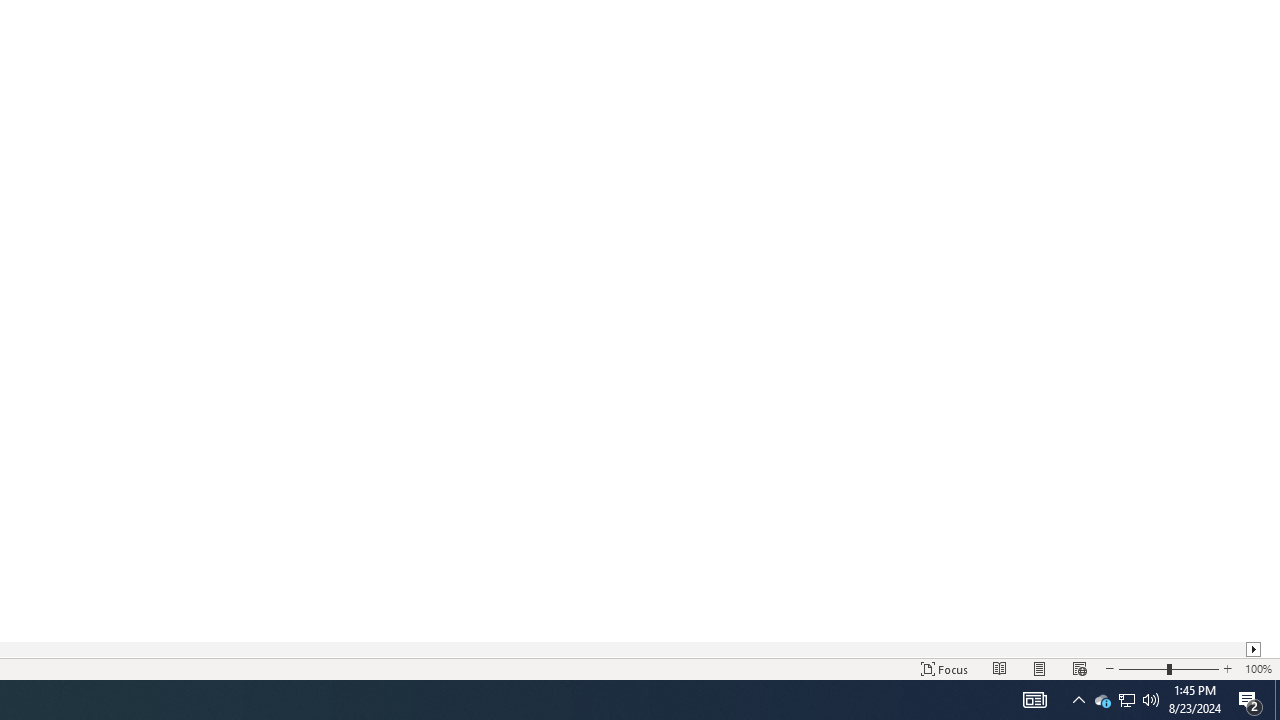 This screenshot has width=1280, height=720. Describe the element at coordinates (1168, 669) in the screenshot. I see `'Zoom'` at that location.